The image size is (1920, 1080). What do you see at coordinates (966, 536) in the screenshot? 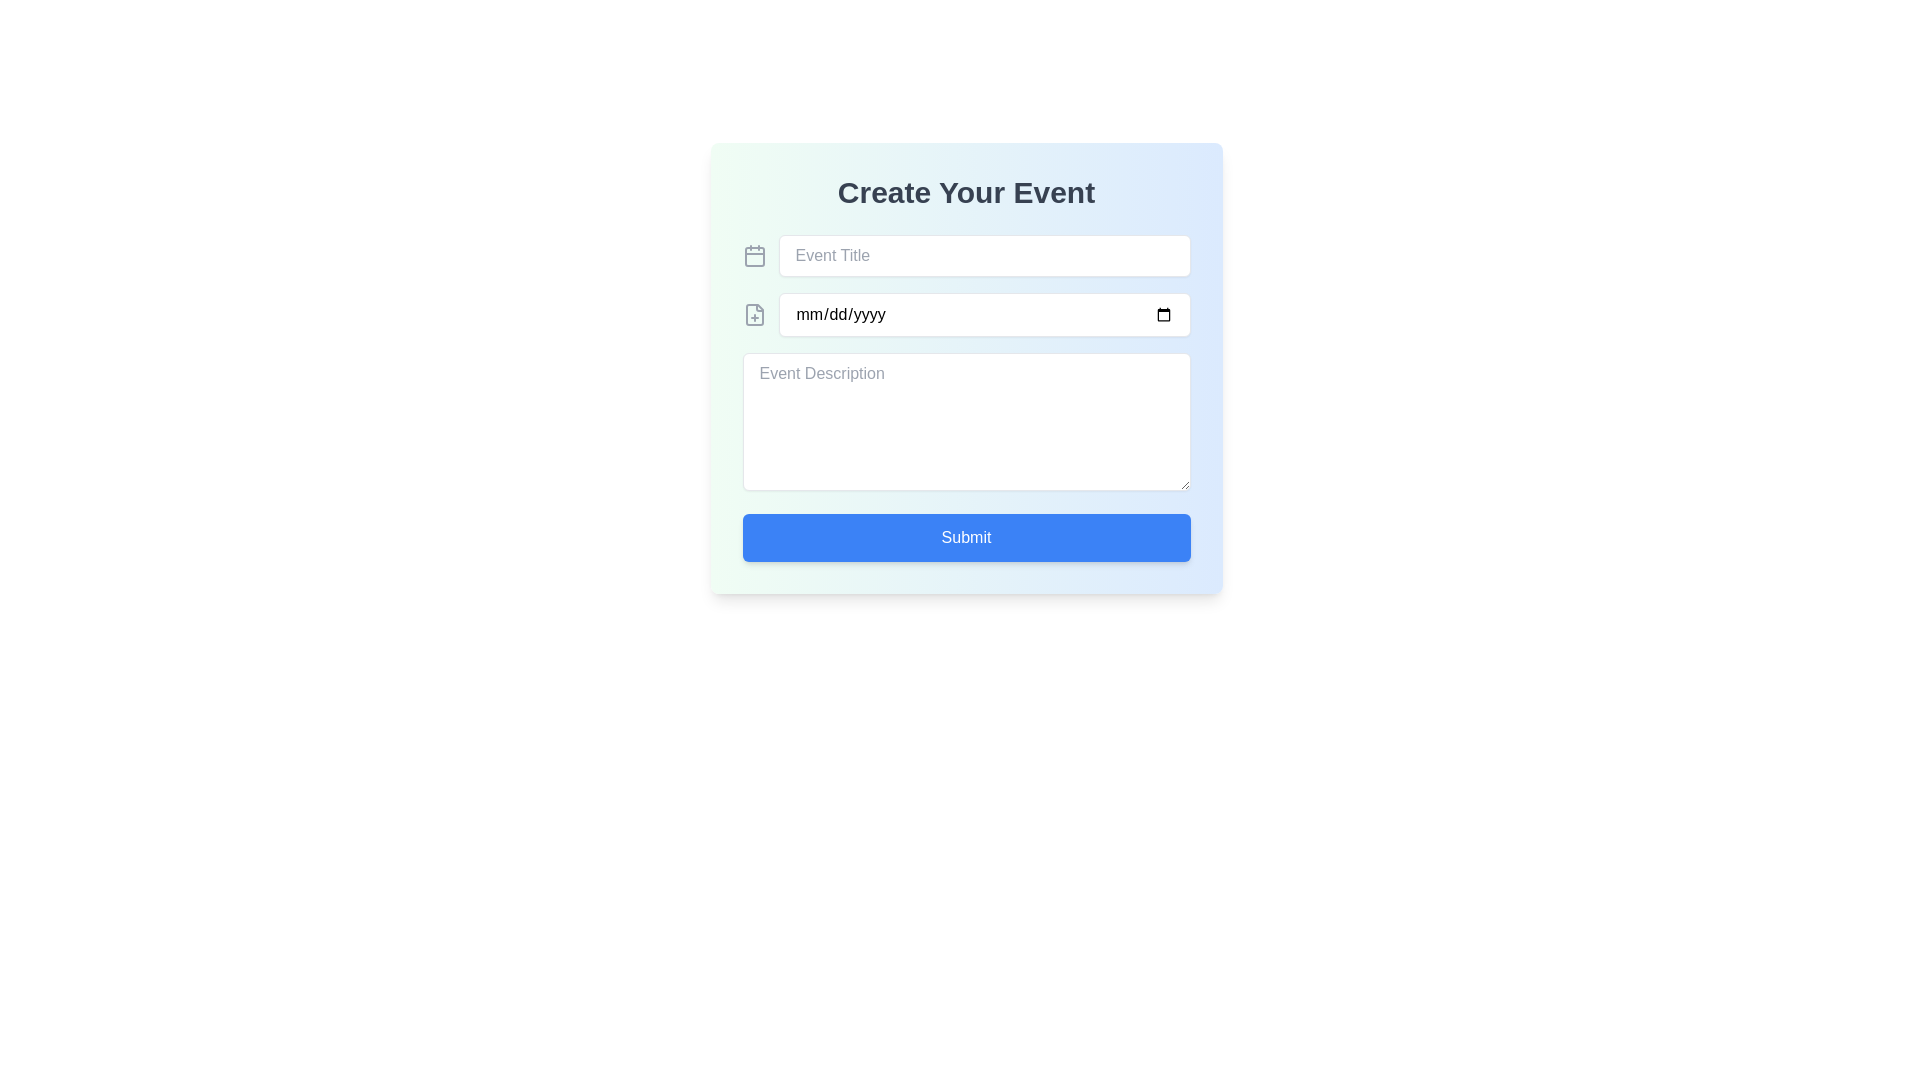
I see `the 'Submit' button located at the bottom of the form` at bounding box center [966, 536].